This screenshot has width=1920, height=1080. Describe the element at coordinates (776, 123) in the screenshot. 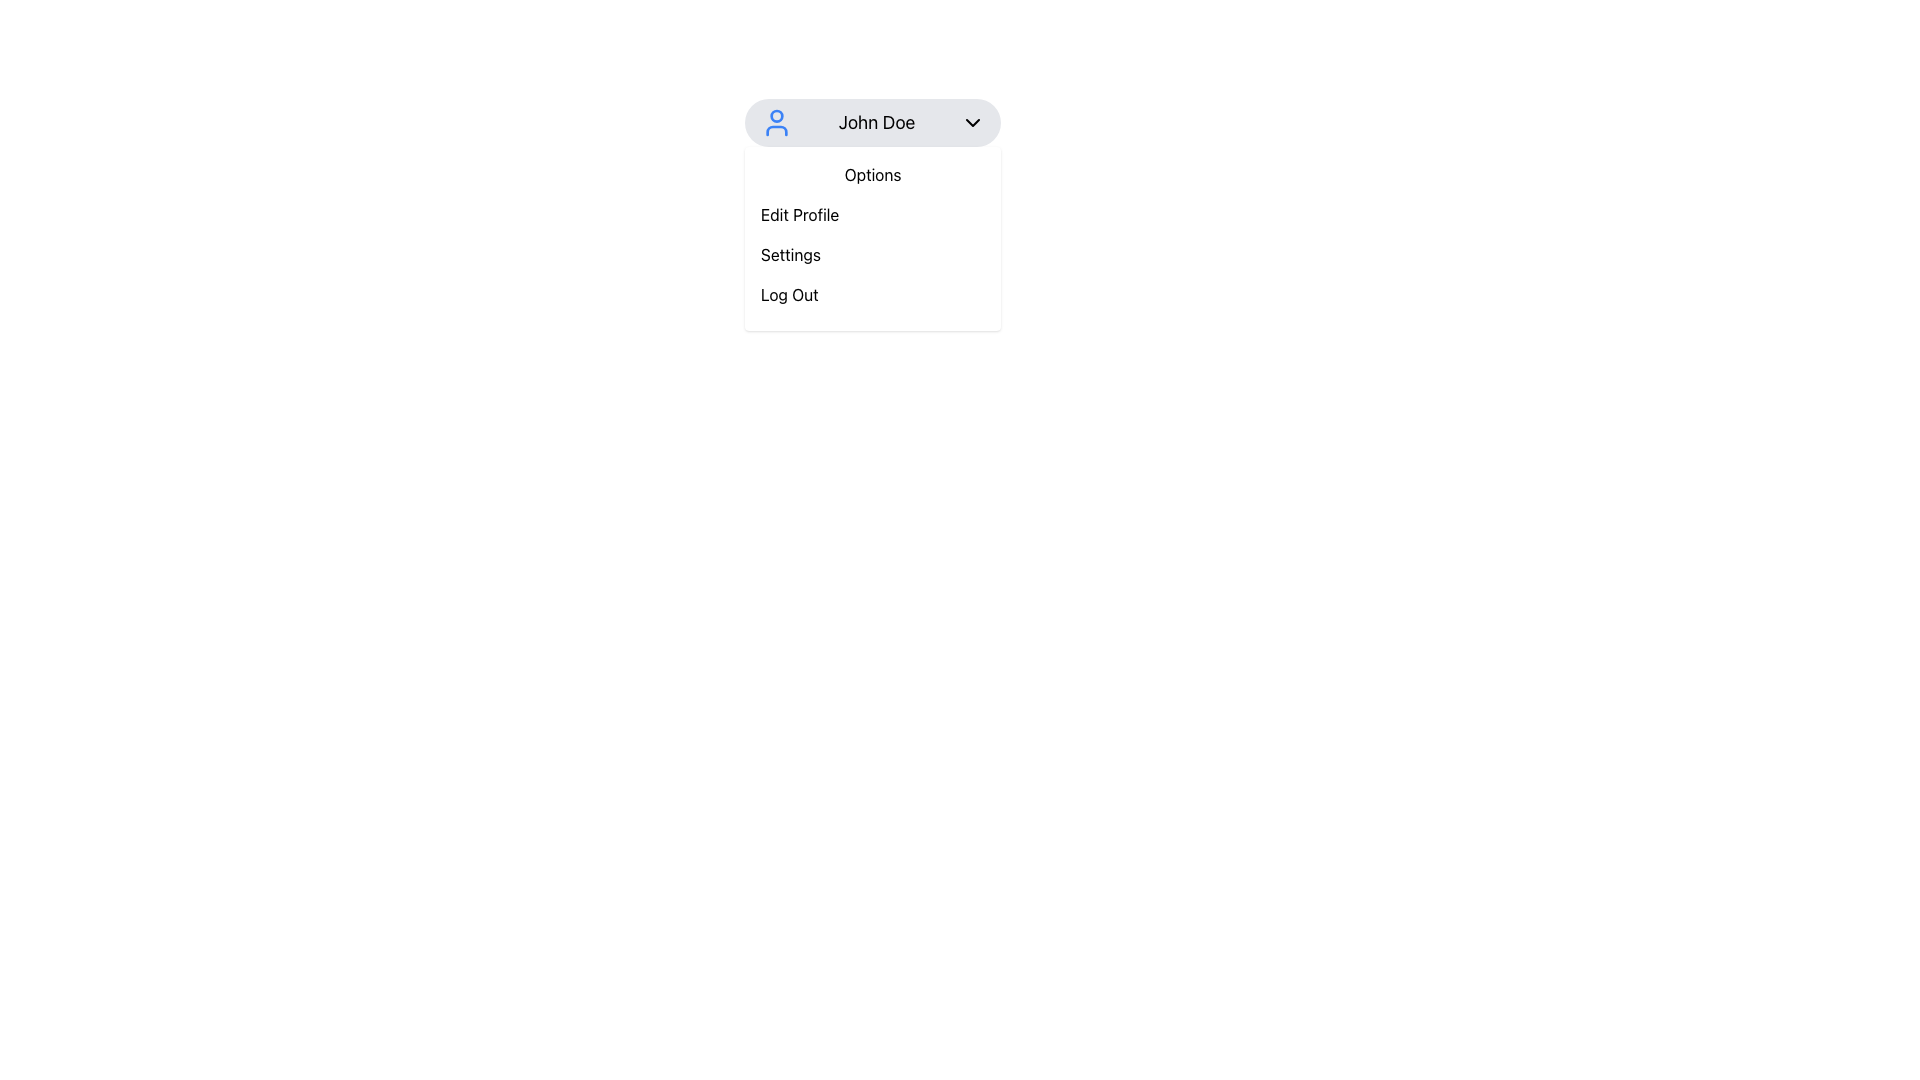

I see `the user profile icon located on the leftmost side of the horizontal bar labeled 'John Doe' in the profile menu section` at that location.